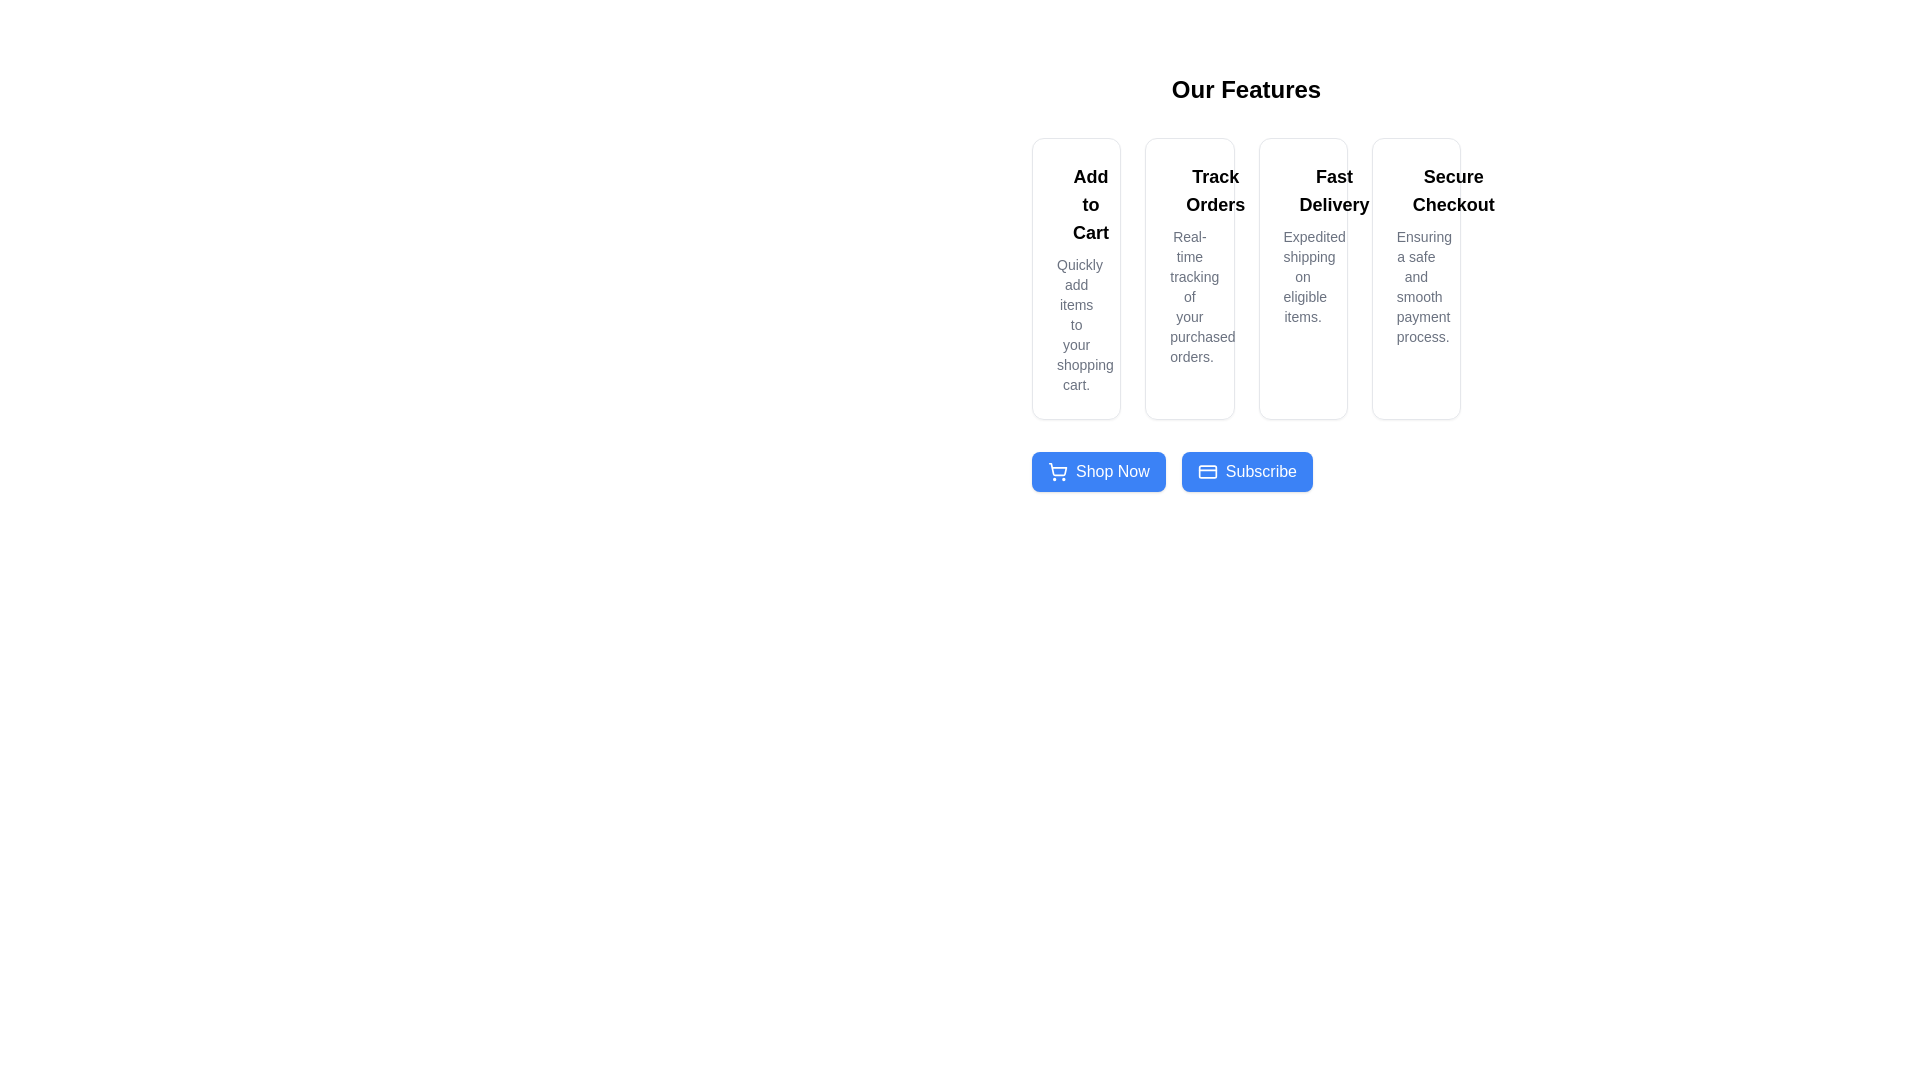 This screenshot has height=1080, width=1920. I want to click on the 'Secure Checkout' label with an icon, which is located in the fourth feature card under the 'Our Features' section, so click(1415, 191).